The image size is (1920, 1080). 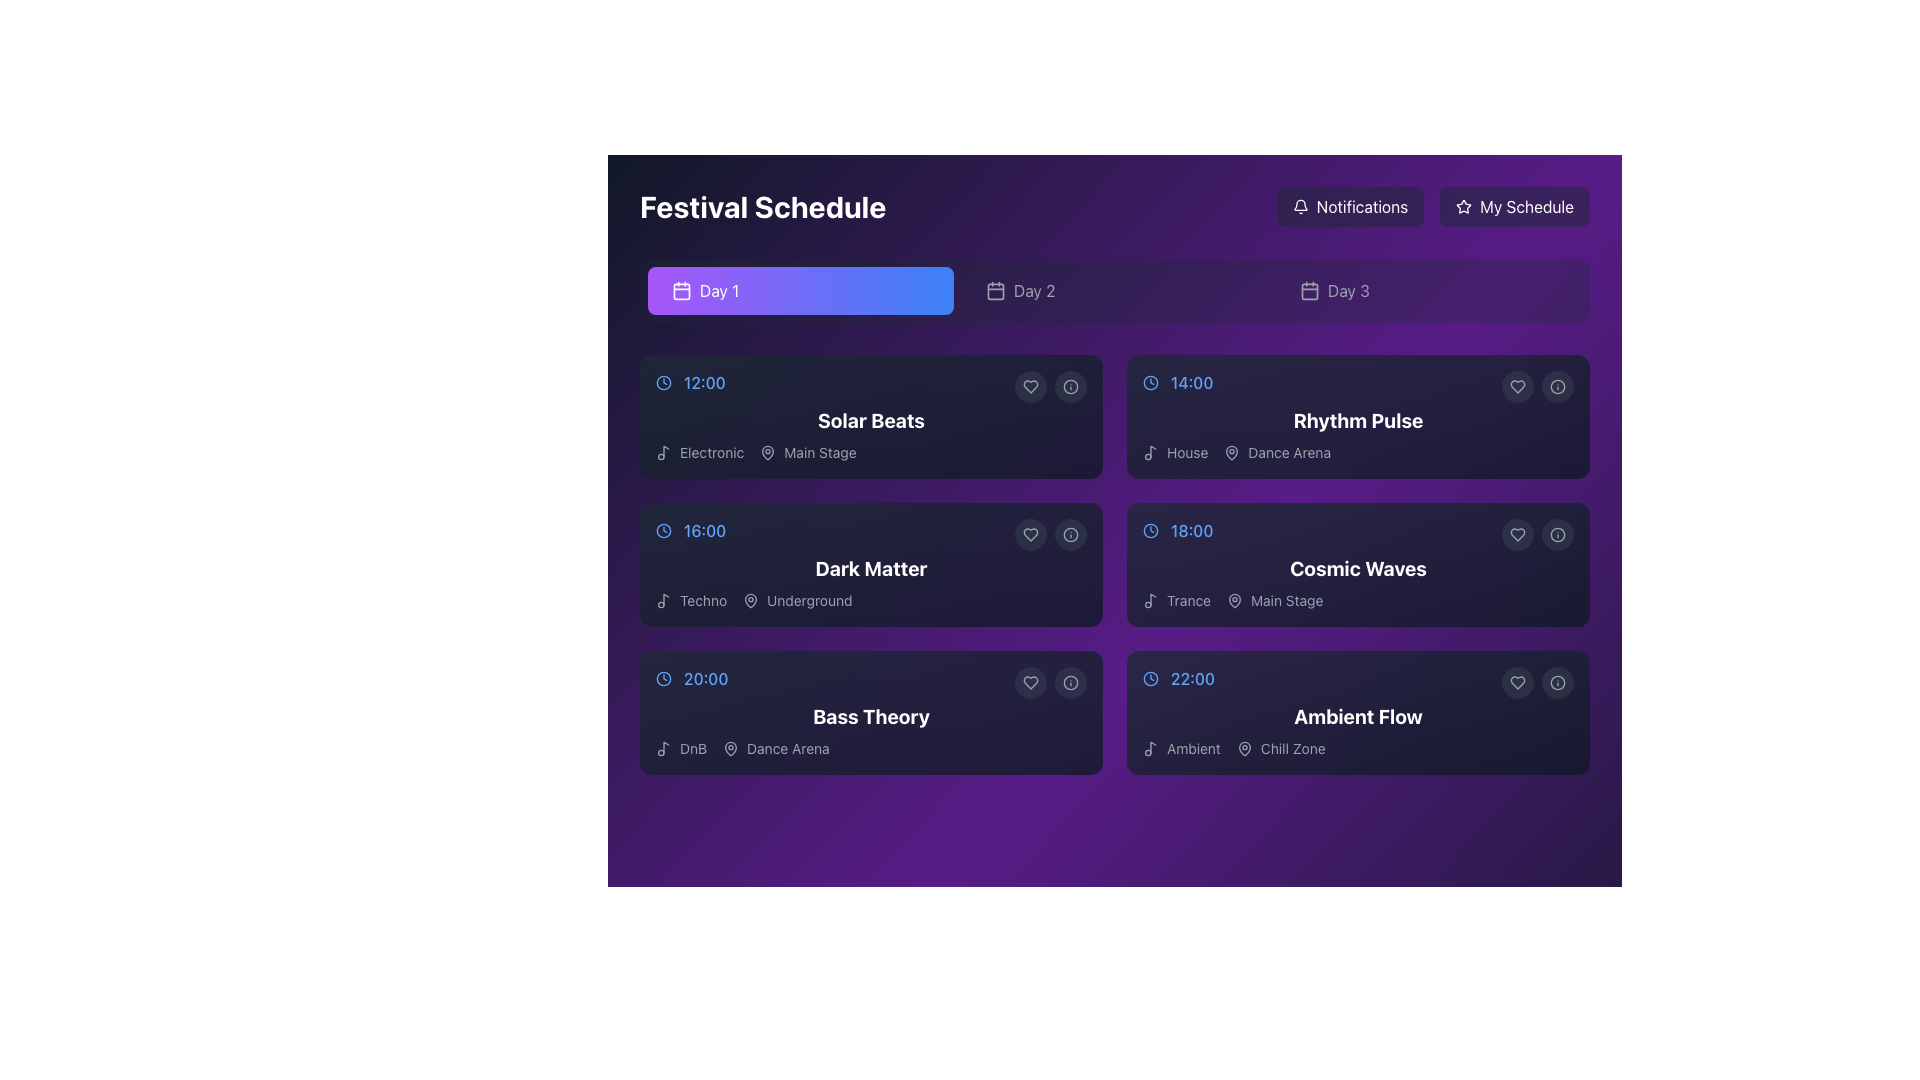 What do you see at coordinates (1233, 600) in the screenshot?
I see `the map pin icon indicating the location of the 'Cosmic Waves' event on the 'Main Stage' at 18:00` at bounding box center [1233, 600].